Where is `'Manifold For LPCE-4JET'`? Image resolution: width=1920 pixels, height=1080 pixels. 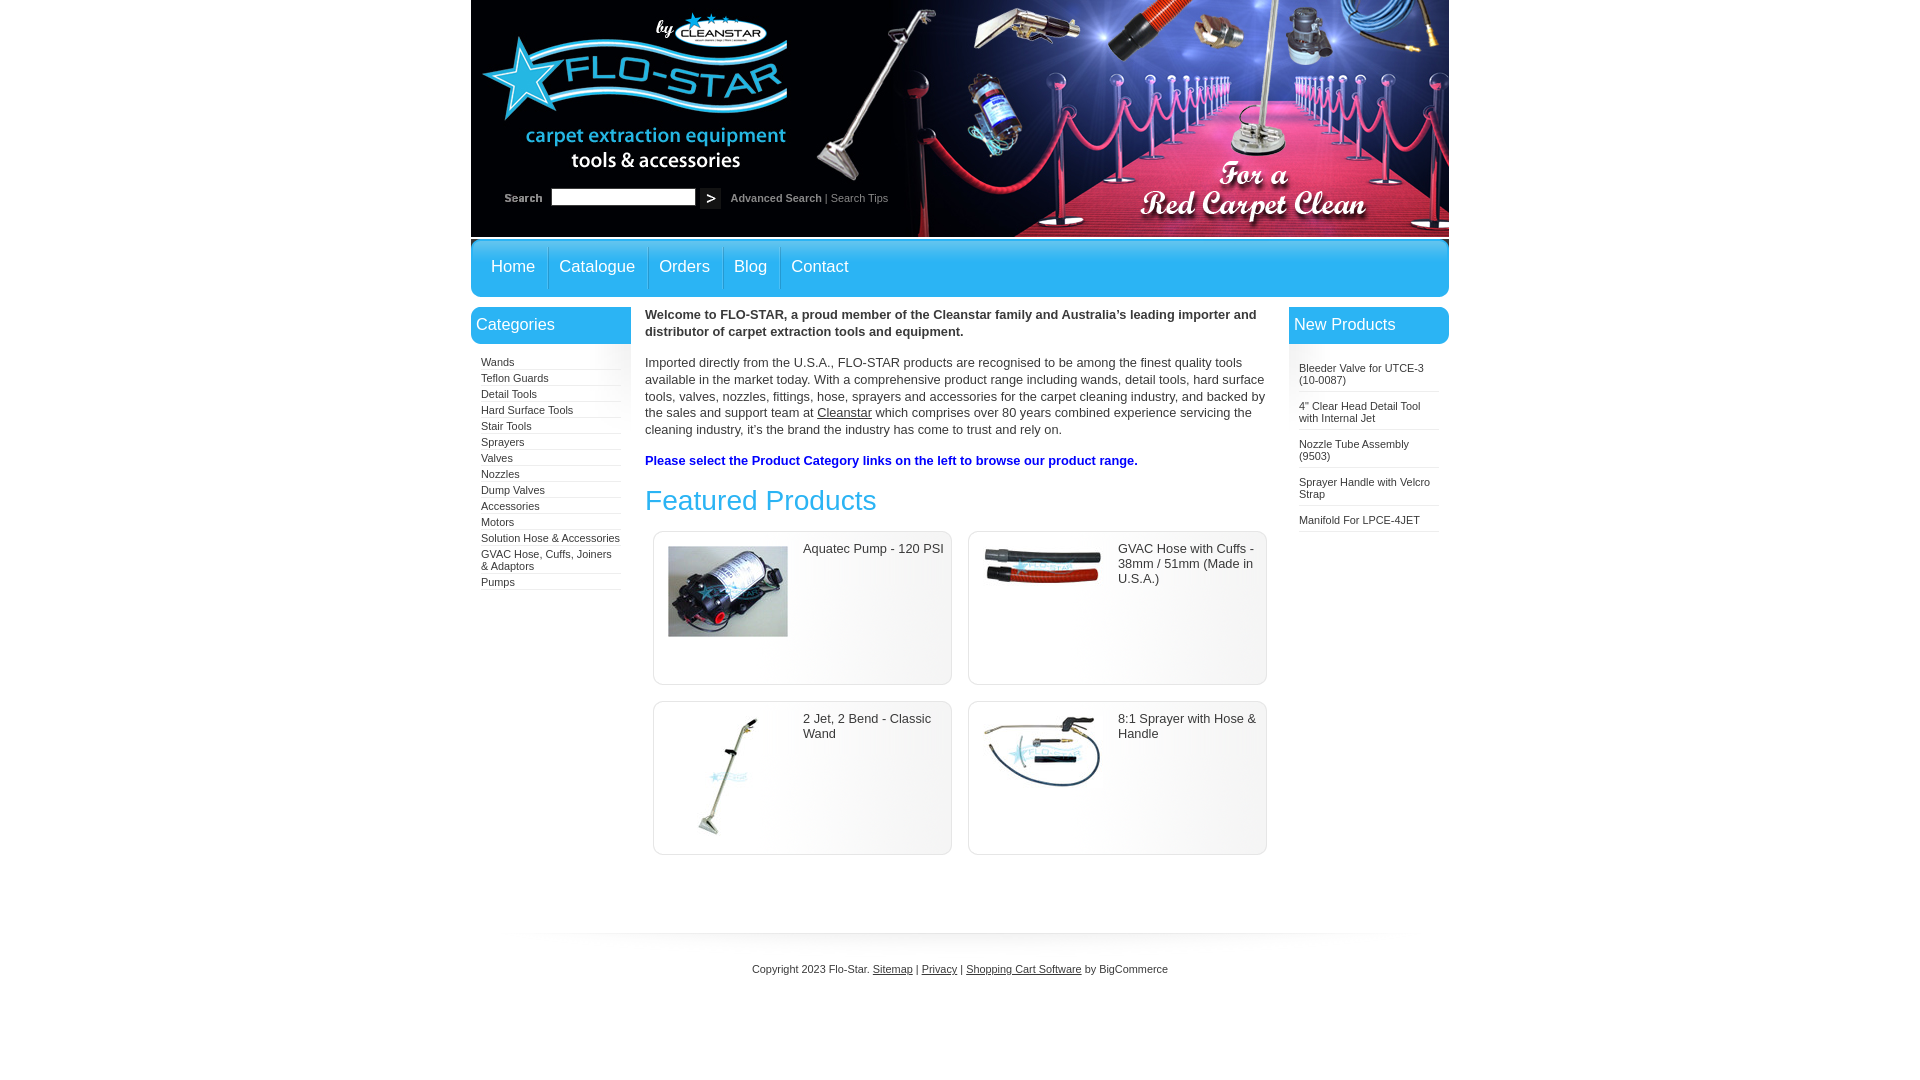
'Manifold For LPCE-4JET' is located at coordinates (1359, 519).